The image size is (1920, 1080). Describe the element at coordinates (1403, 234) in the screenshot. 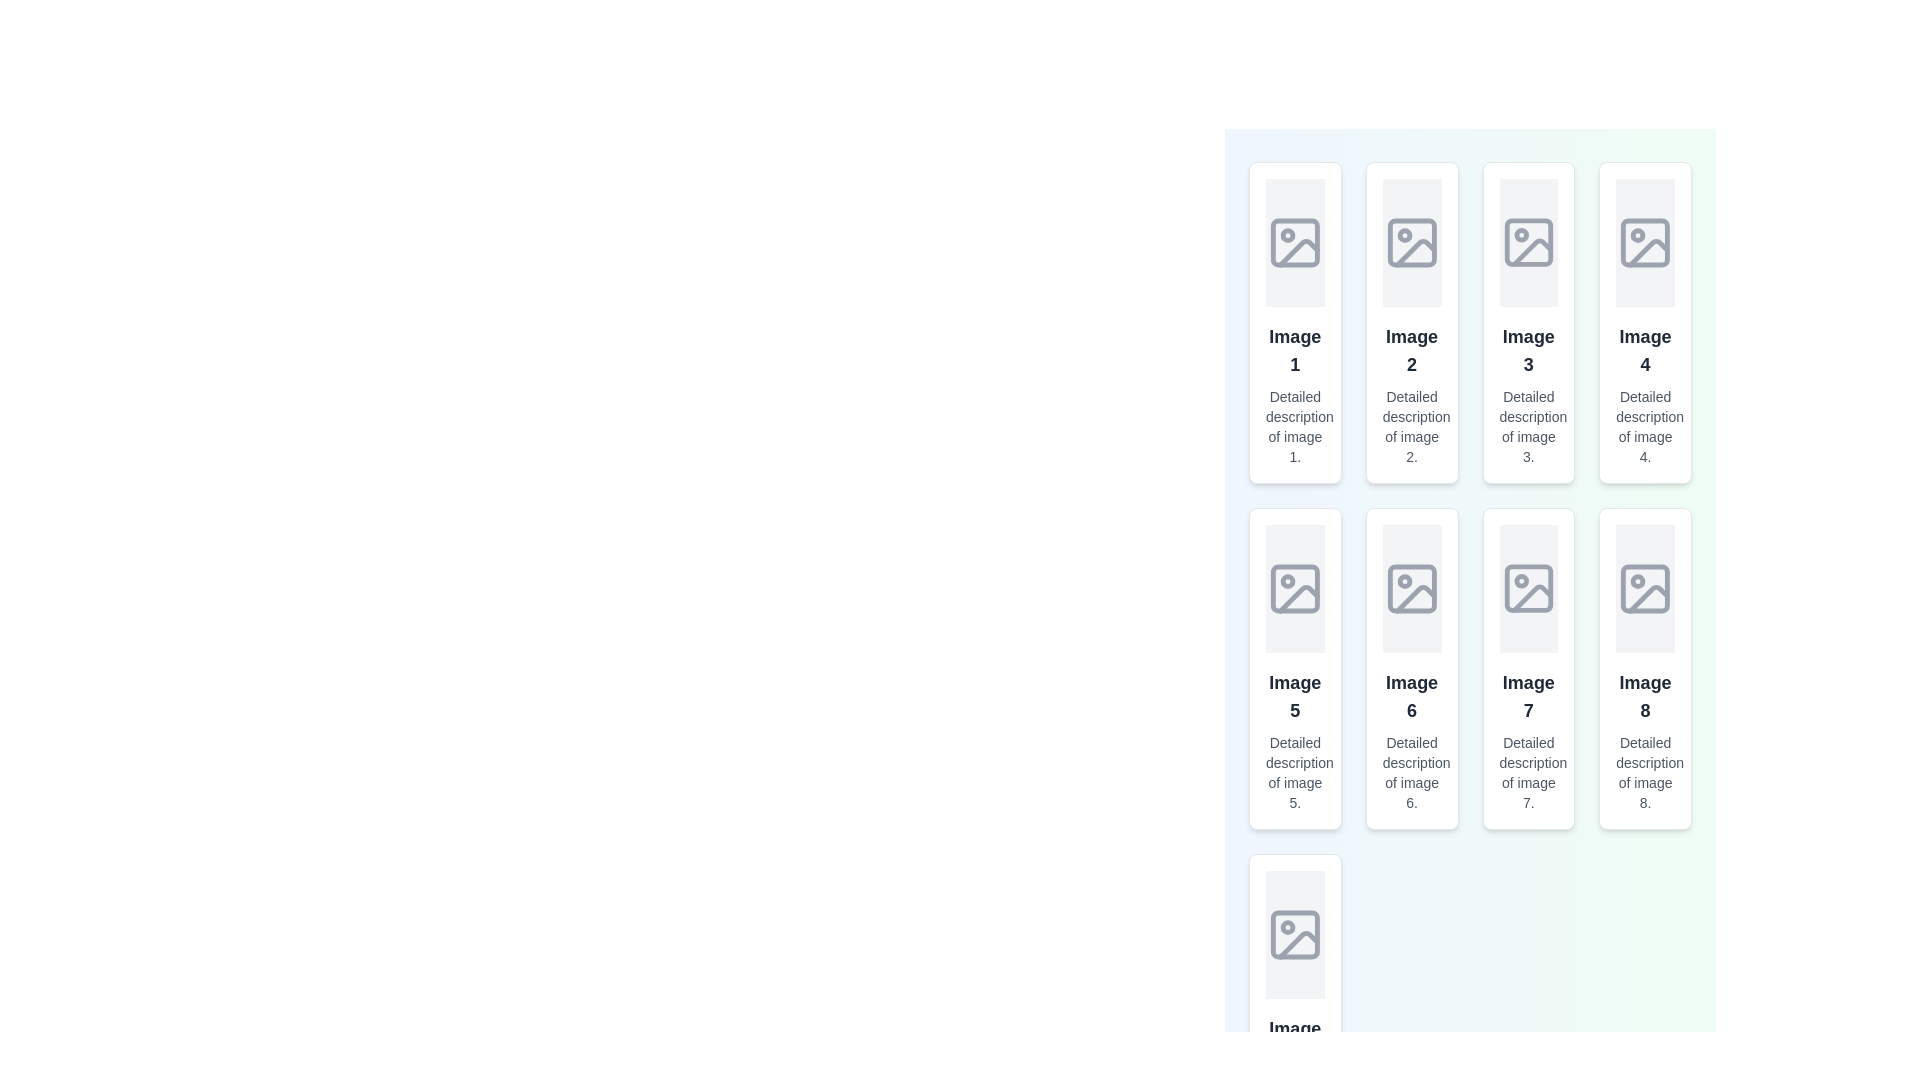

I see `the small circular SVG element located inside the second placeholder image icon in the top row of the image grid` at that location.